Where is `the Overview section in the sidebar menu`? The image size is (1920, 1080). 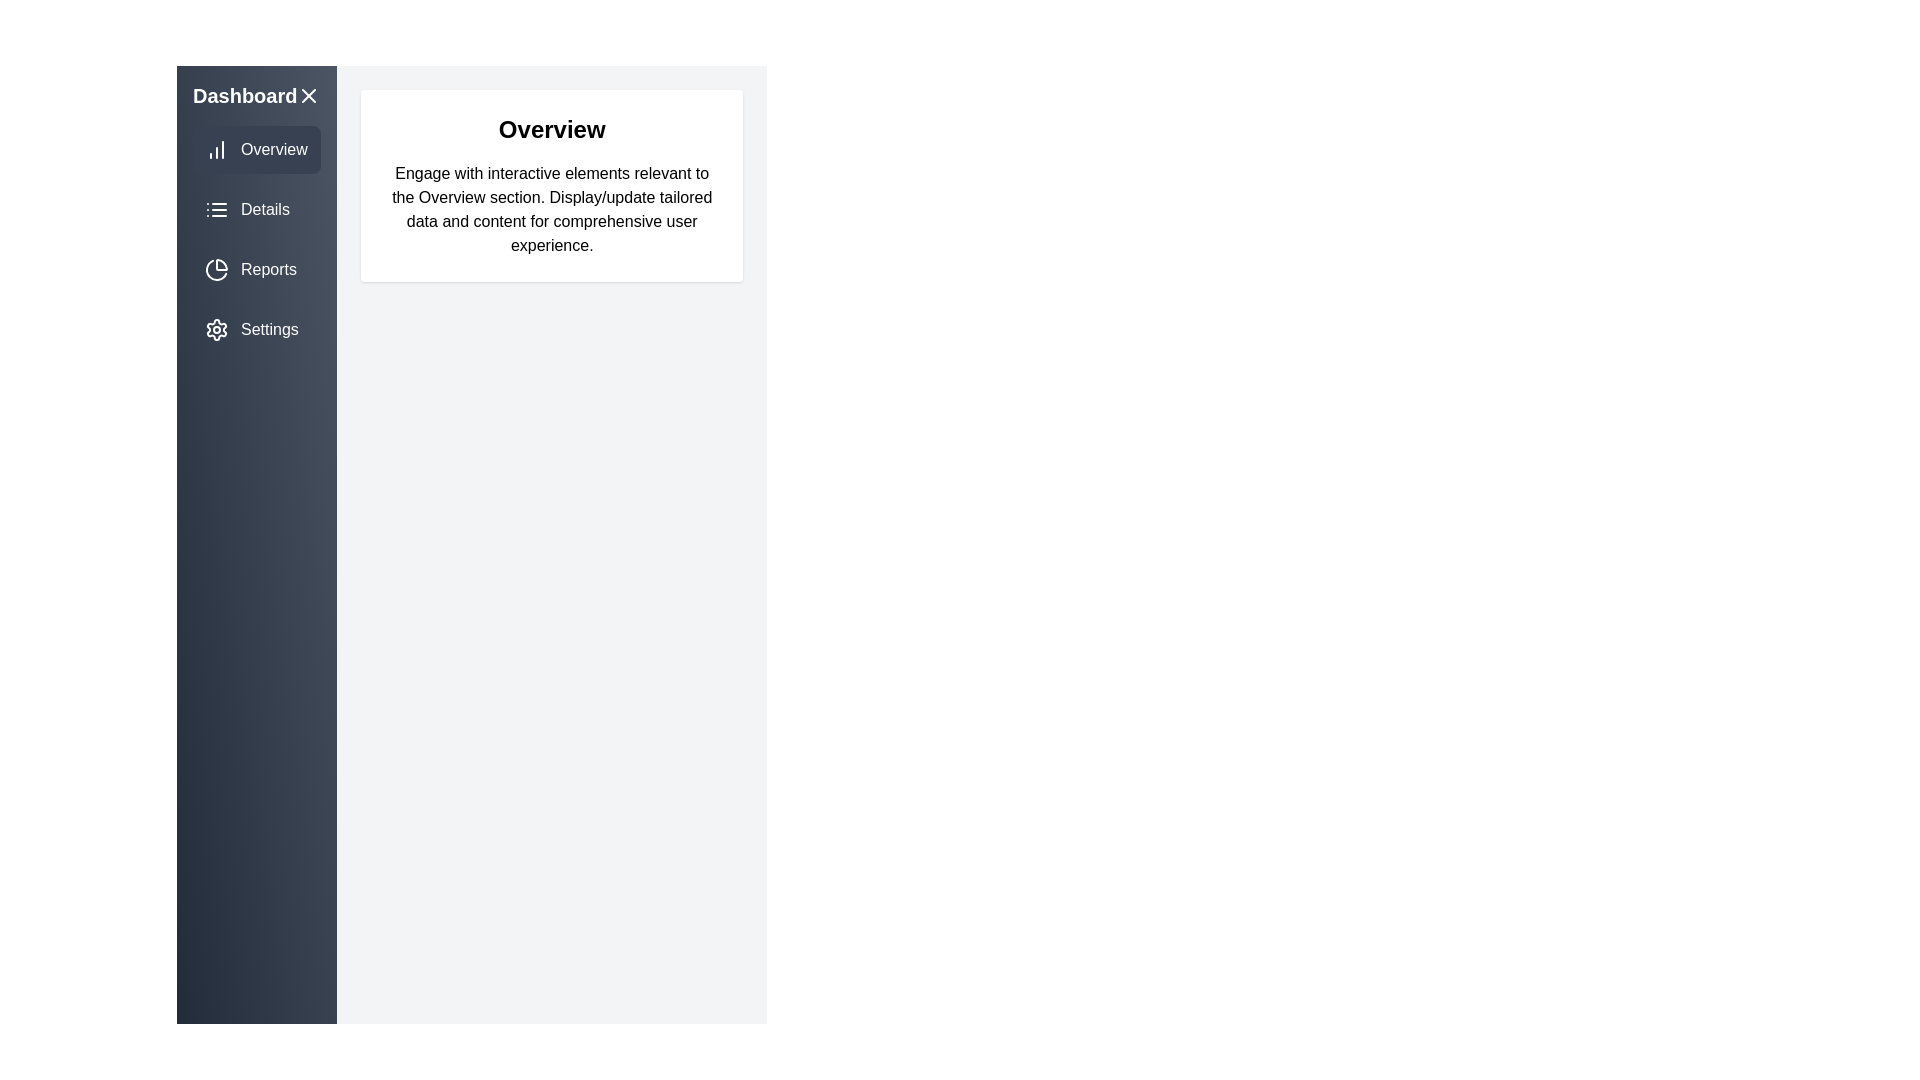
the Overview section in the sidebar menu is located at coordinates (256, 149).